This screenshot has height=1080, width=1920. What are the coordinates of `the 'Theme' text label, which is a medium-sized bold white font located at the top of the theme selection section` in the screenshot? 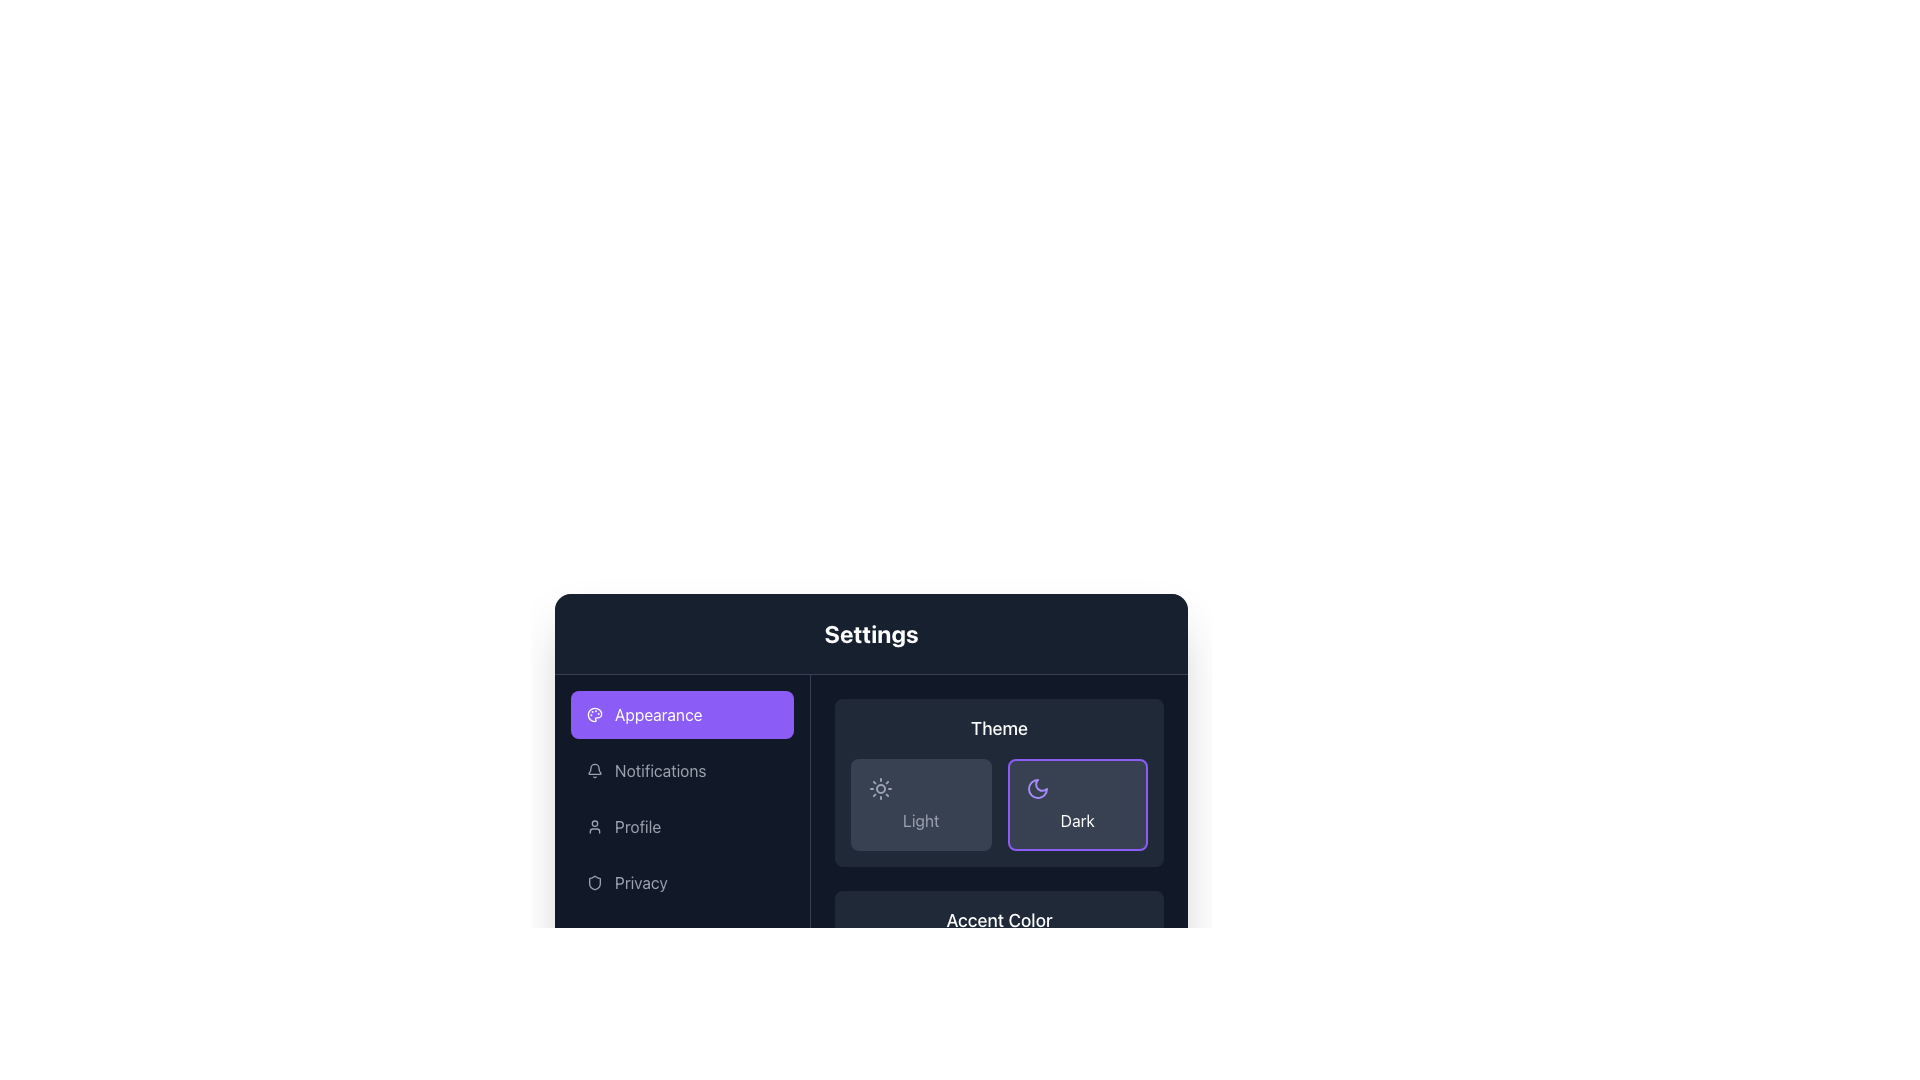 It's located at (999, 729).